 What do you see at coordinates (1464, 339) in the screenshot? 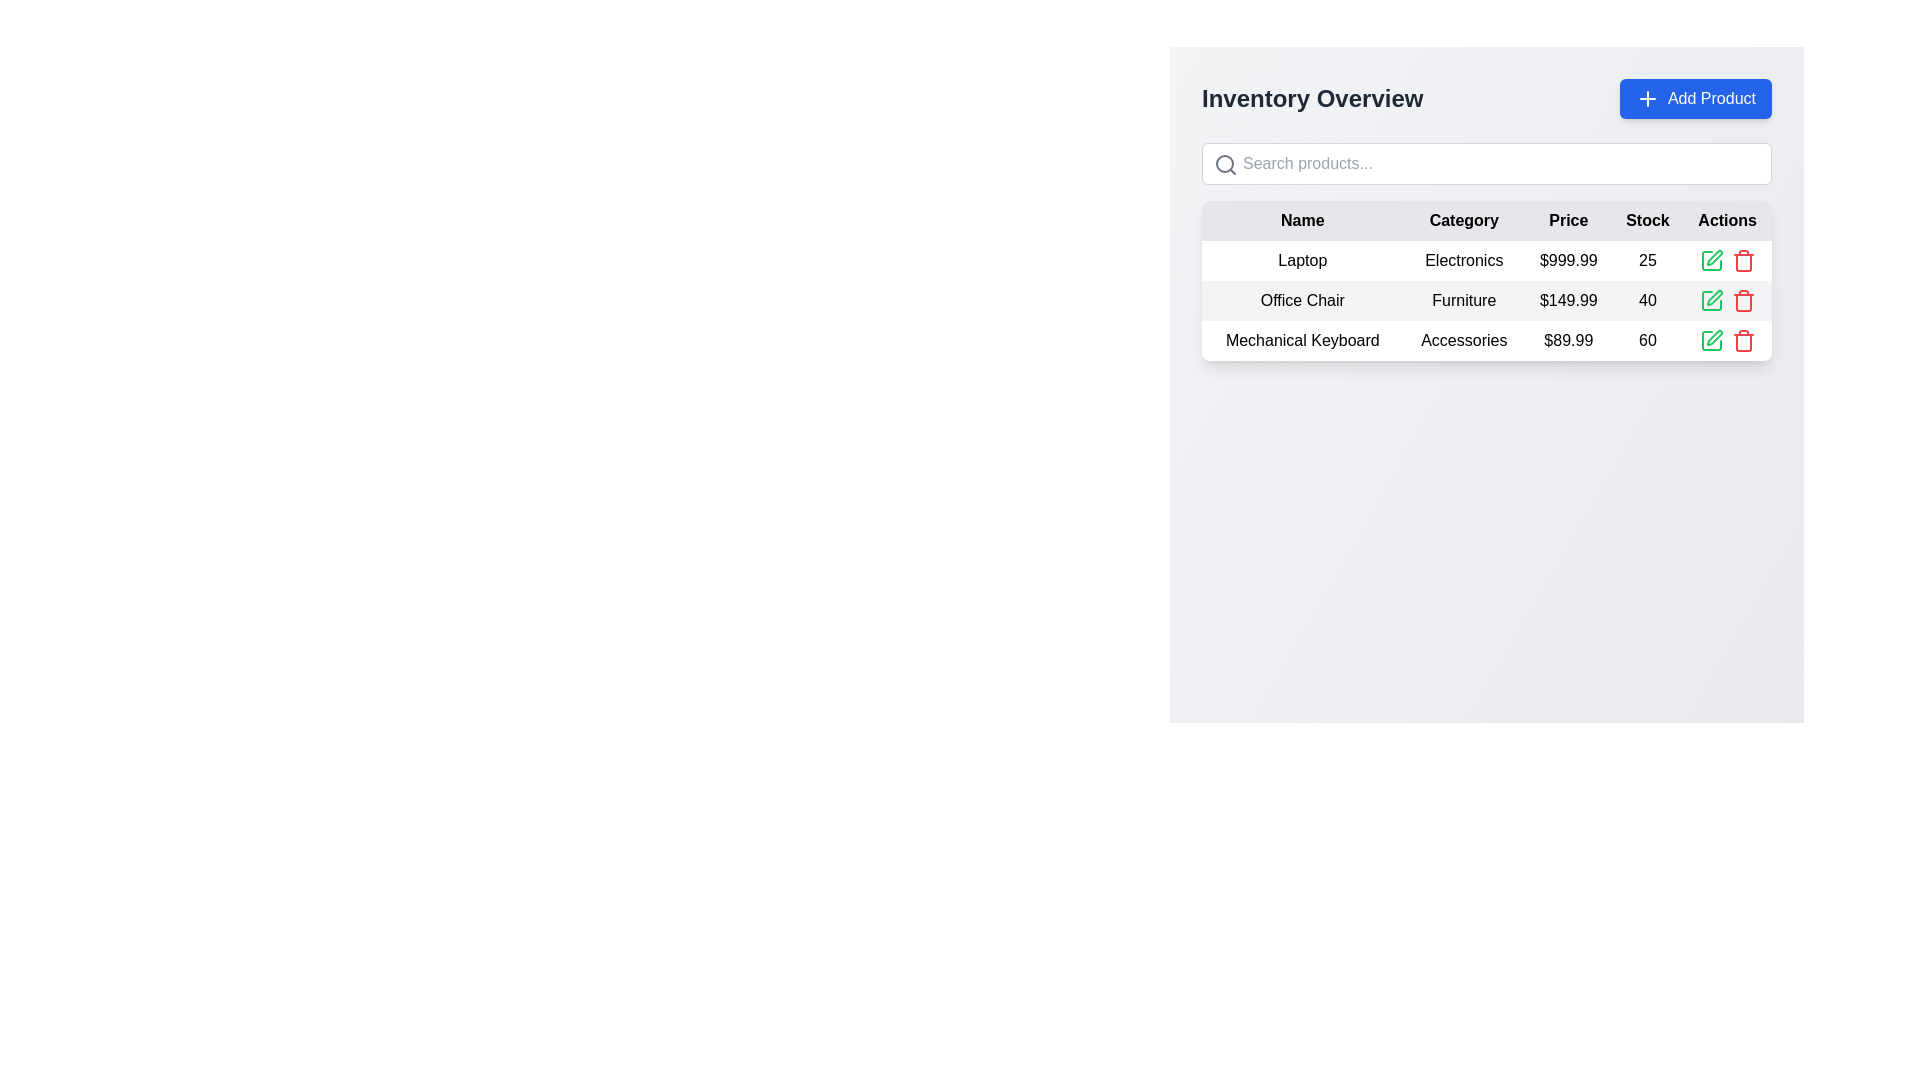
I see `the static text label categorizing 'Mechanical Keyboard' under the 'Accessories' category in the 'Category' column of the tabular display` at bounding box center [1464, 339].